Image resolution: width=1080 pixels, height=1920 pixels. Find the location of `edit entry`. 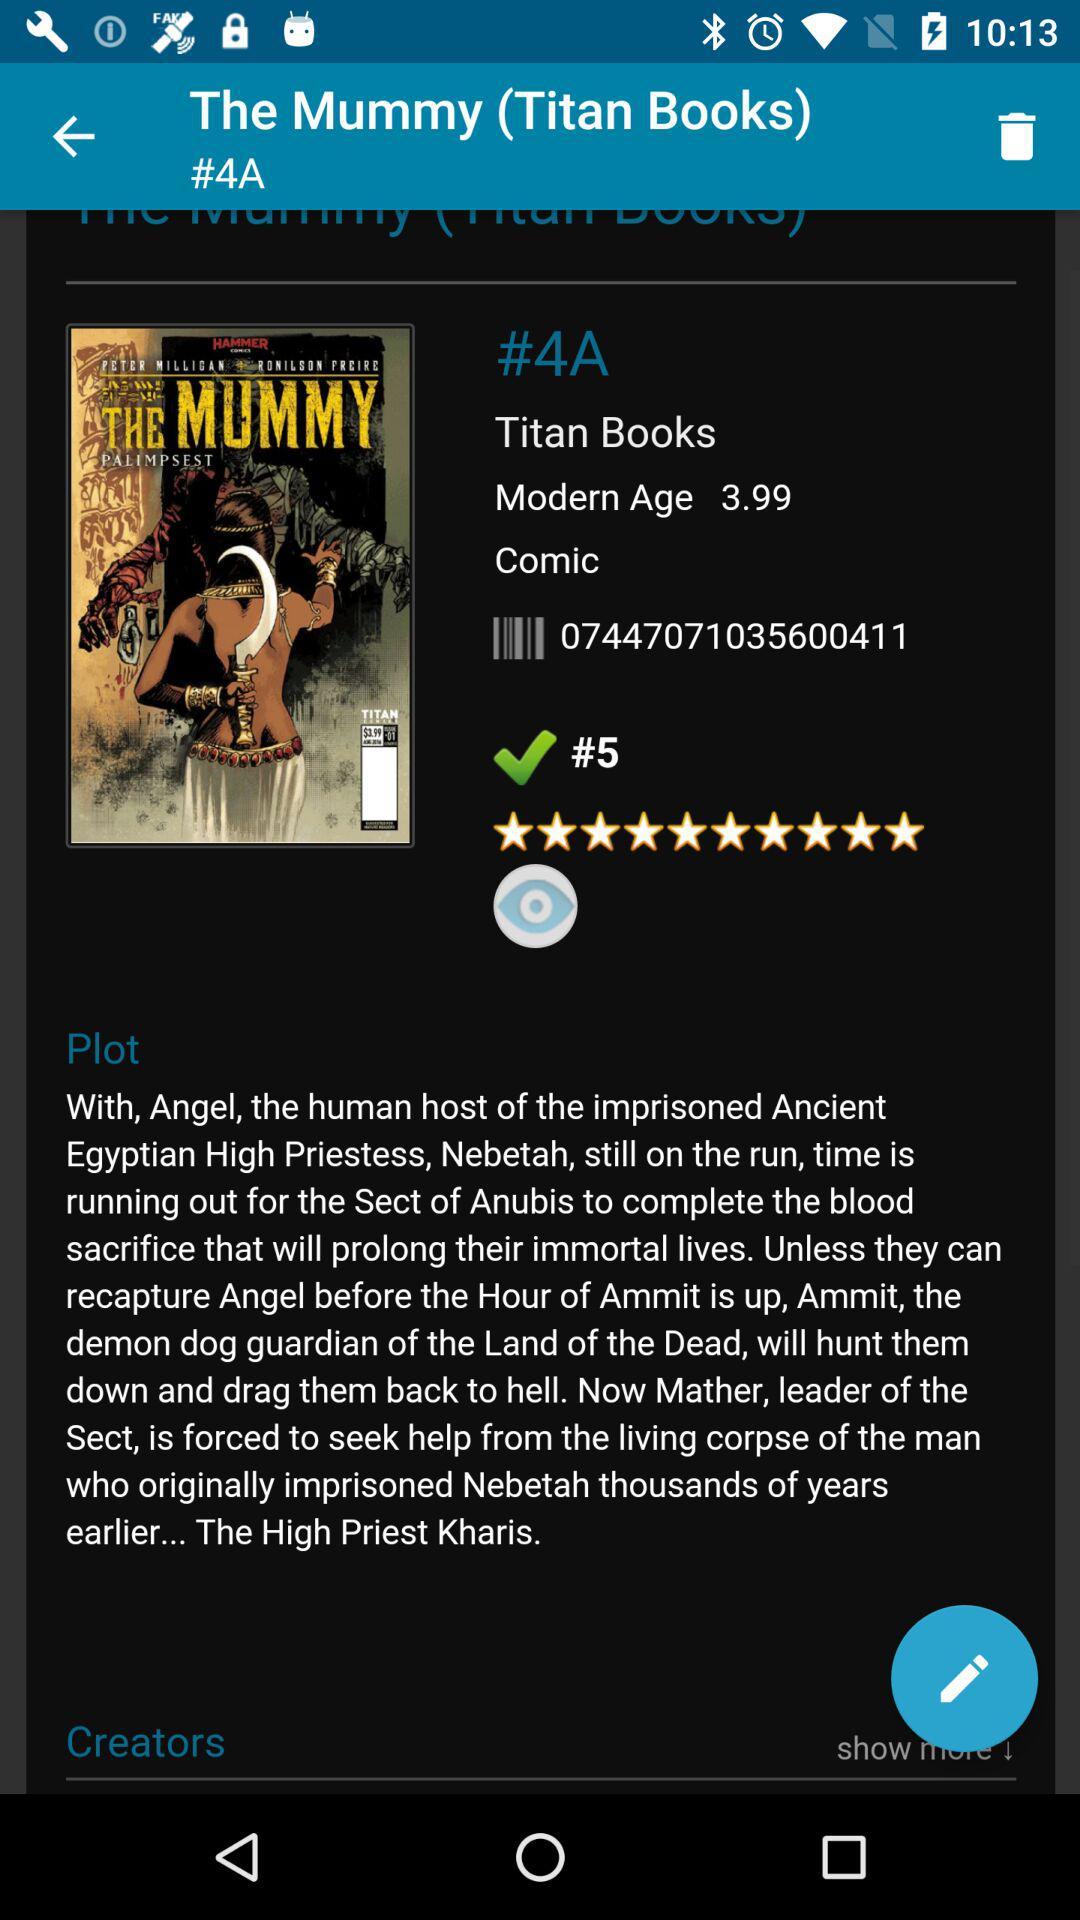

edit entry is located at coordinates (963, 1678).